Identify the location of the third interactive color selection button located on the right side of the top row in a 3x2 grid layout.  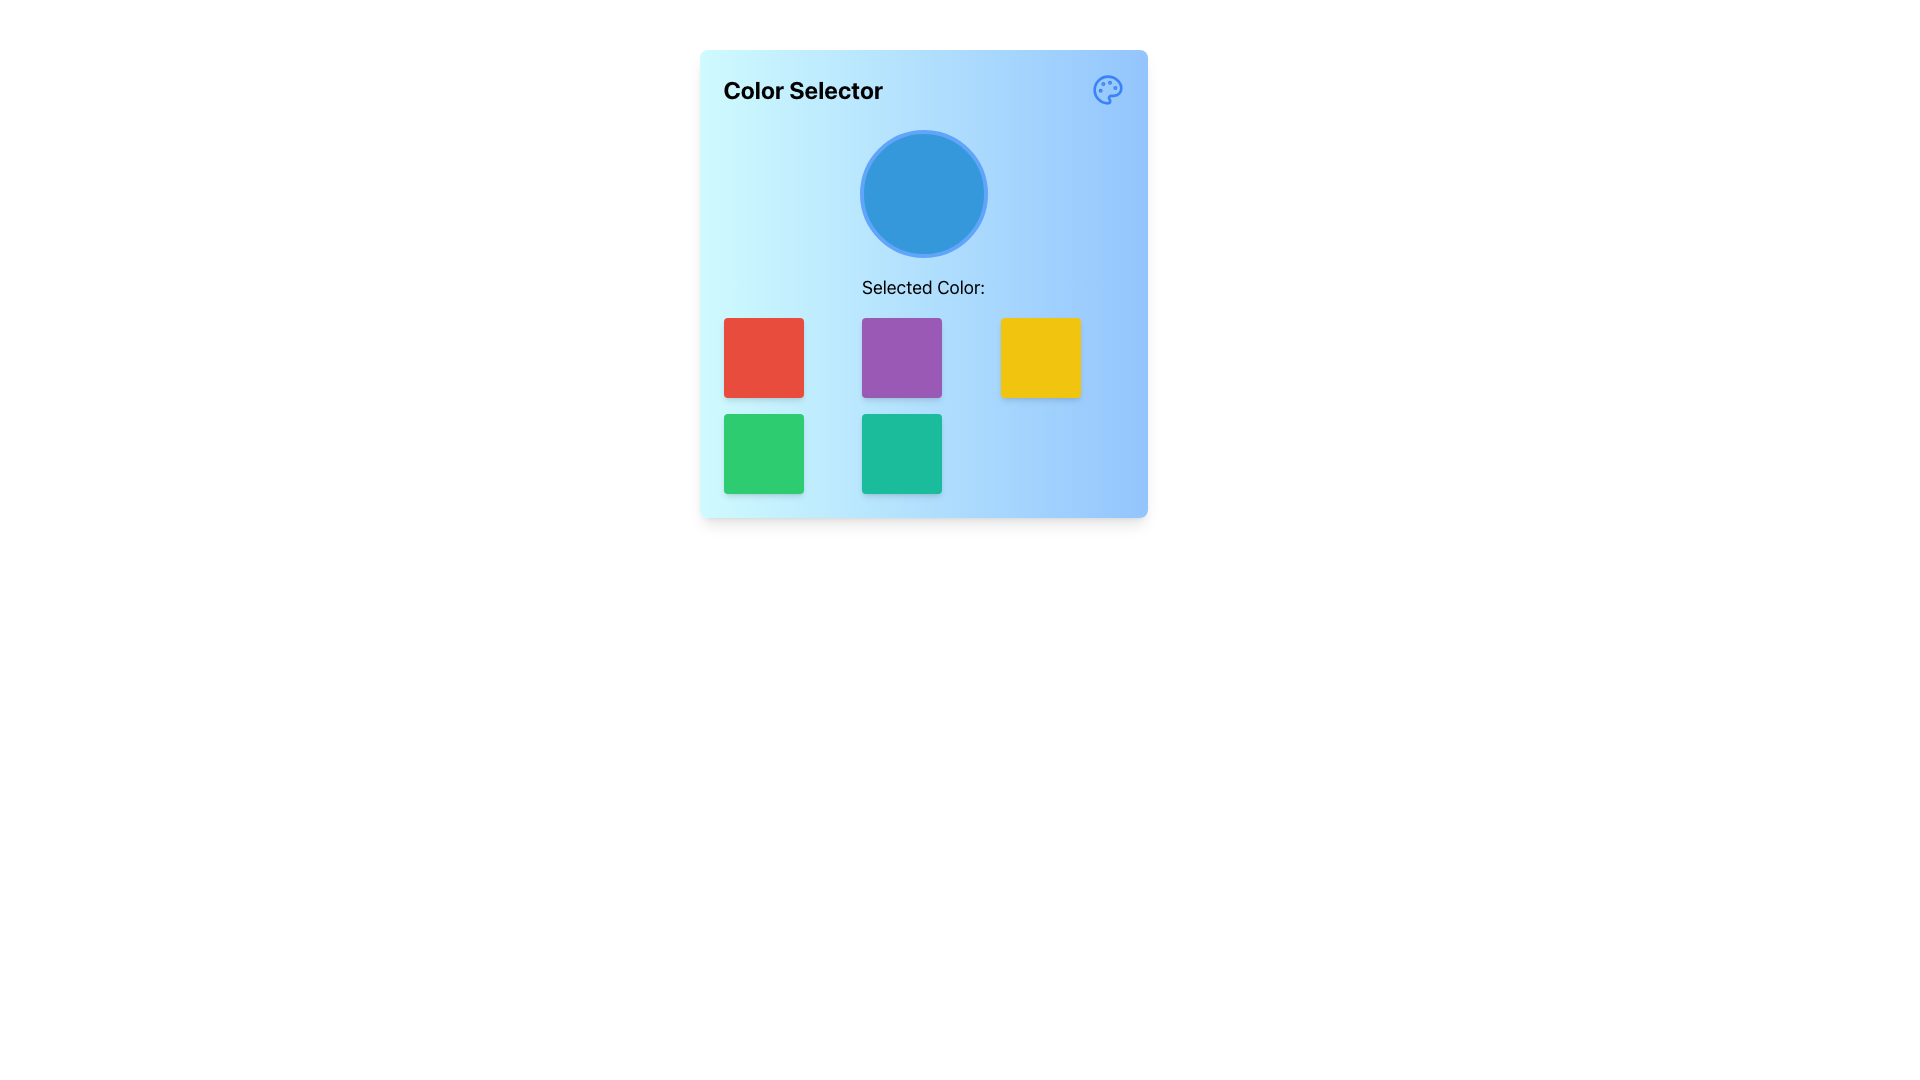
(1061, 357).